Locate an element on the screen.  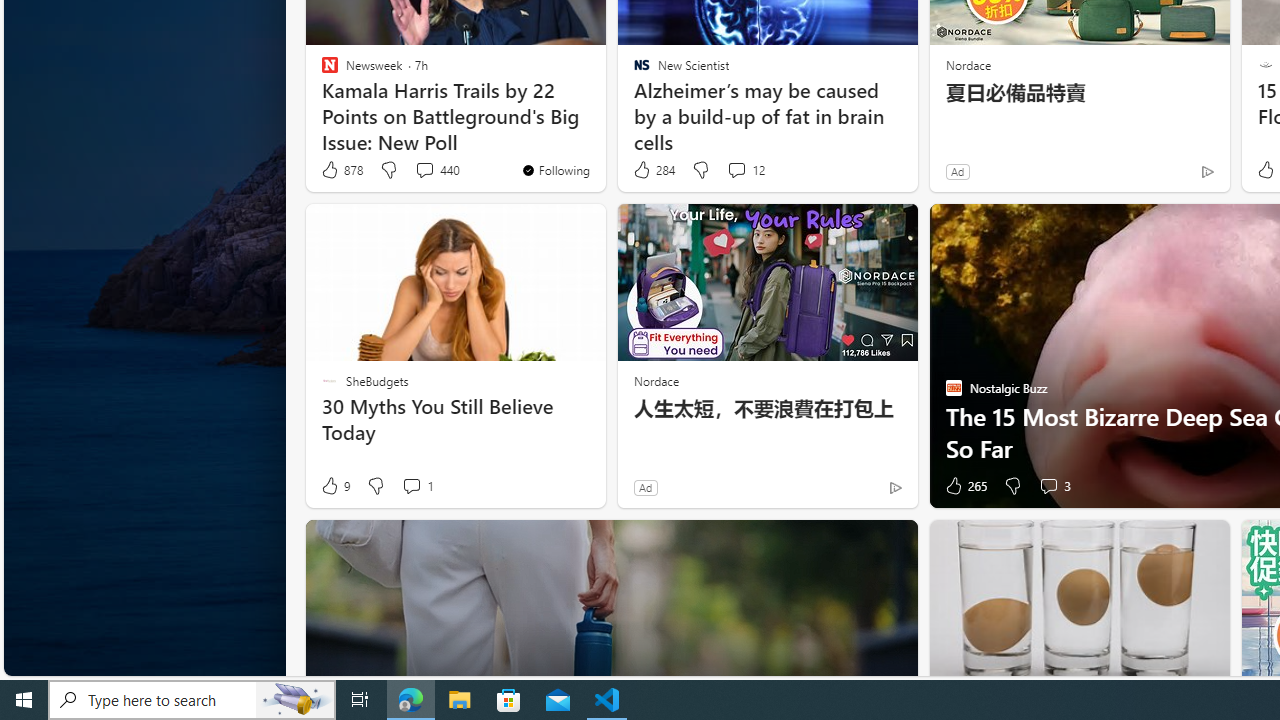
'View comments 12 Comment' is located at coordinates (744, 169).